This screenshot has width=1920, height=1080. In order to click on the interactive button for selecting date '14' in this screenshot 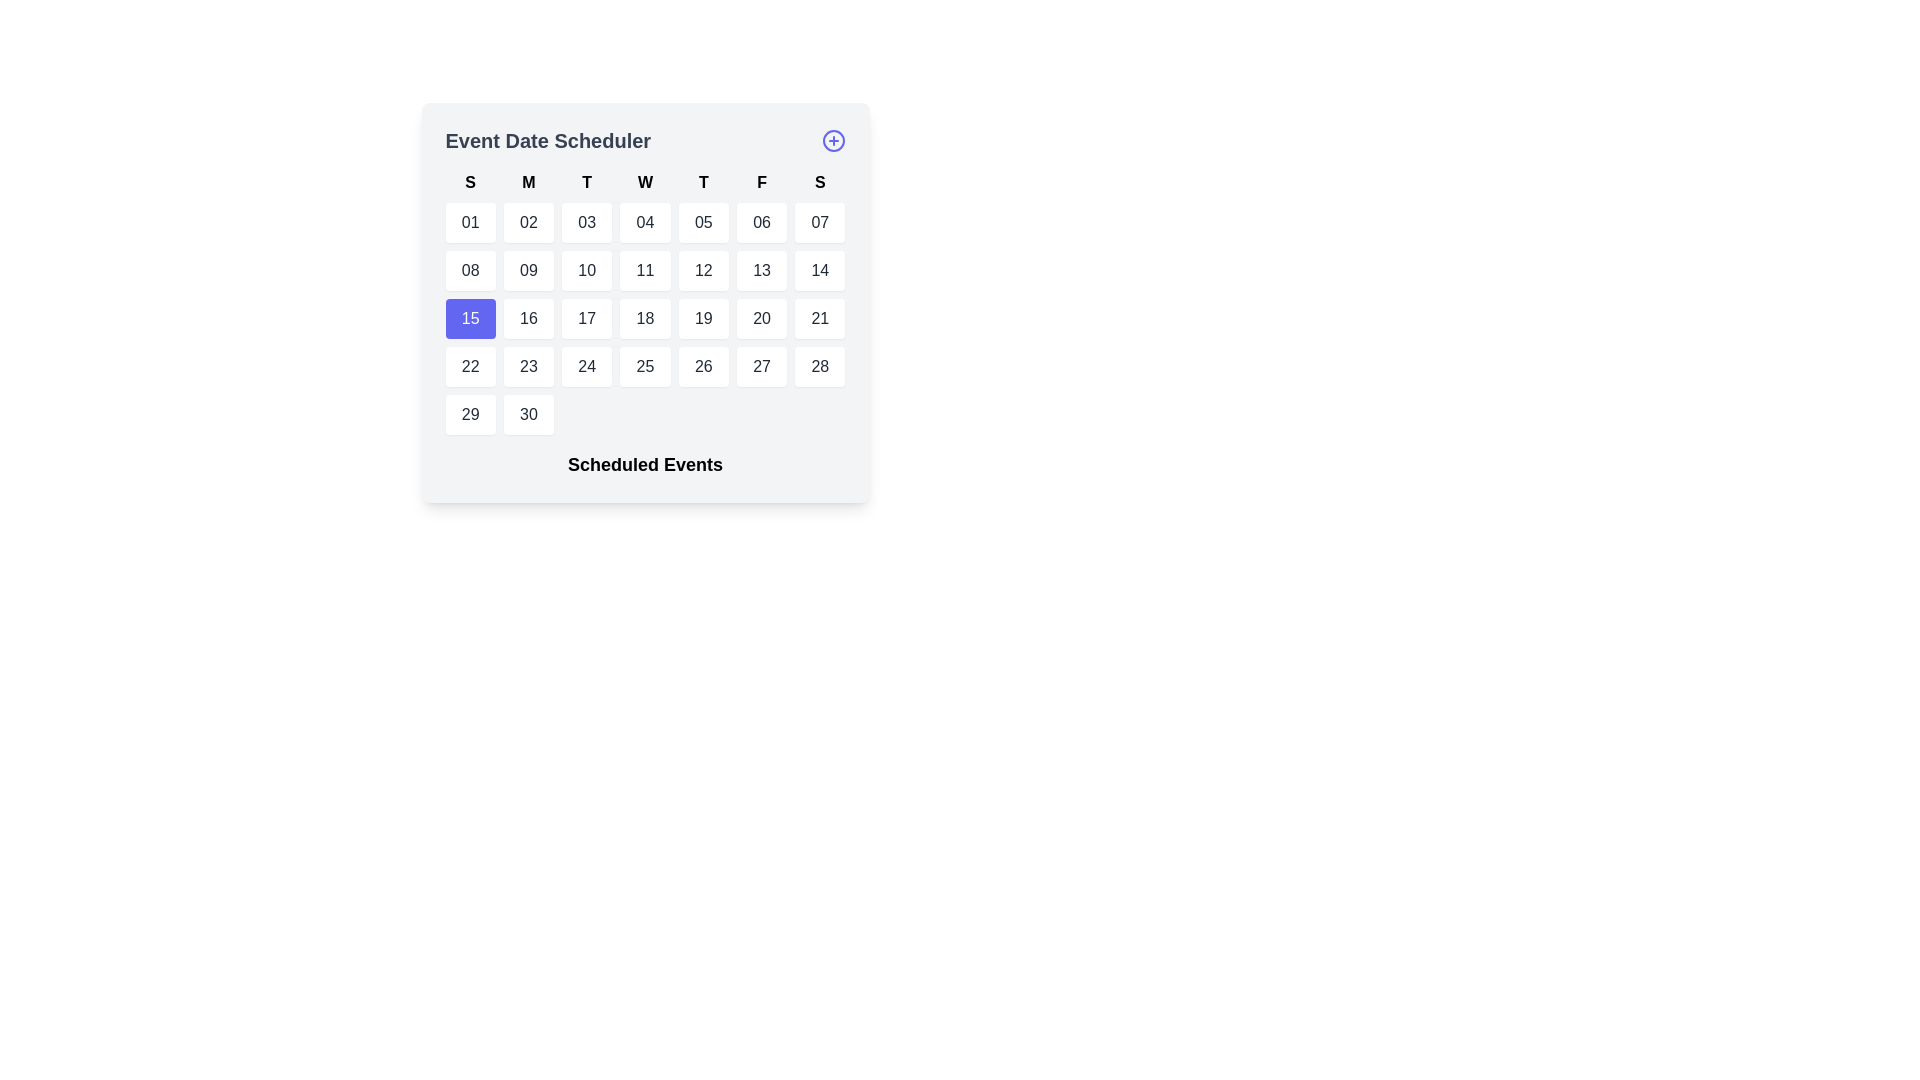, I will do `click(820, 270)`.